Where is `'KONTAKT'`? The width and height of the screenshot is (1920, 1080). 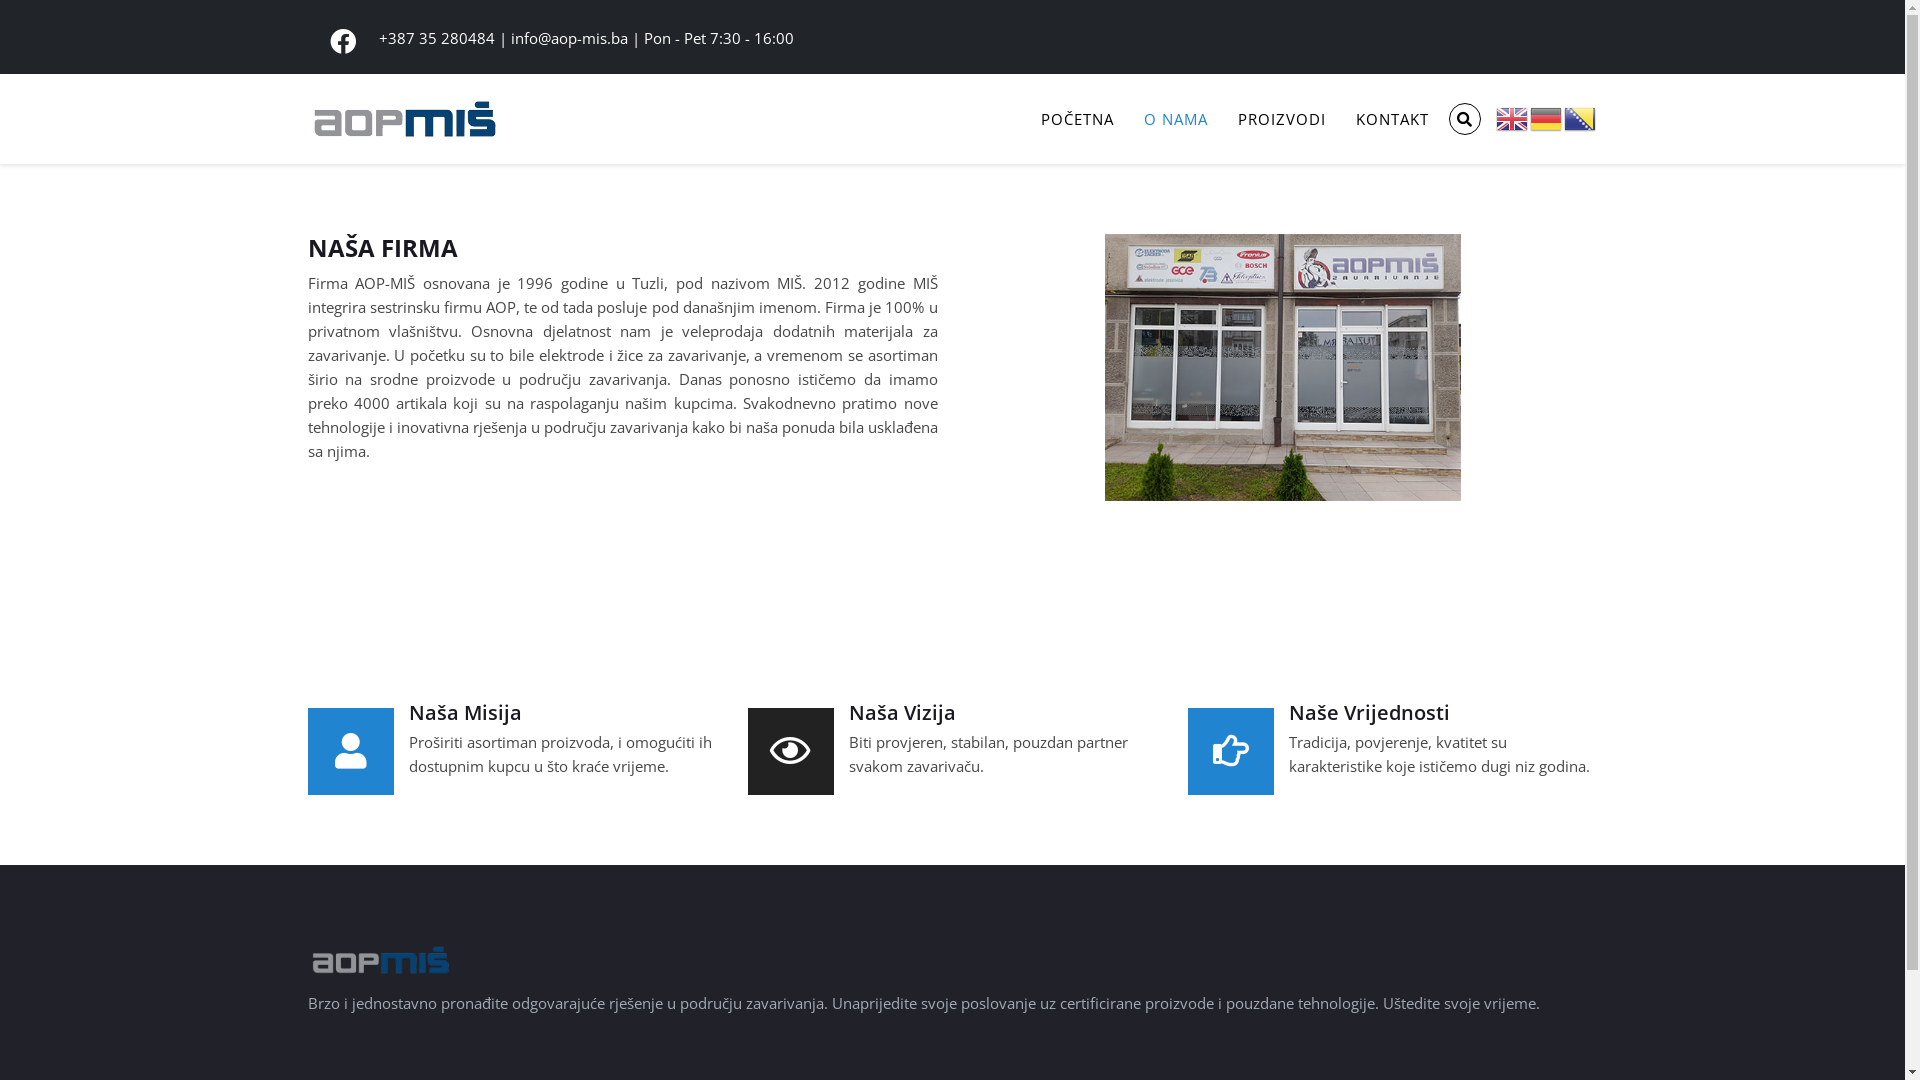 'KONTAKT' is located at coordinates (1339, 119).